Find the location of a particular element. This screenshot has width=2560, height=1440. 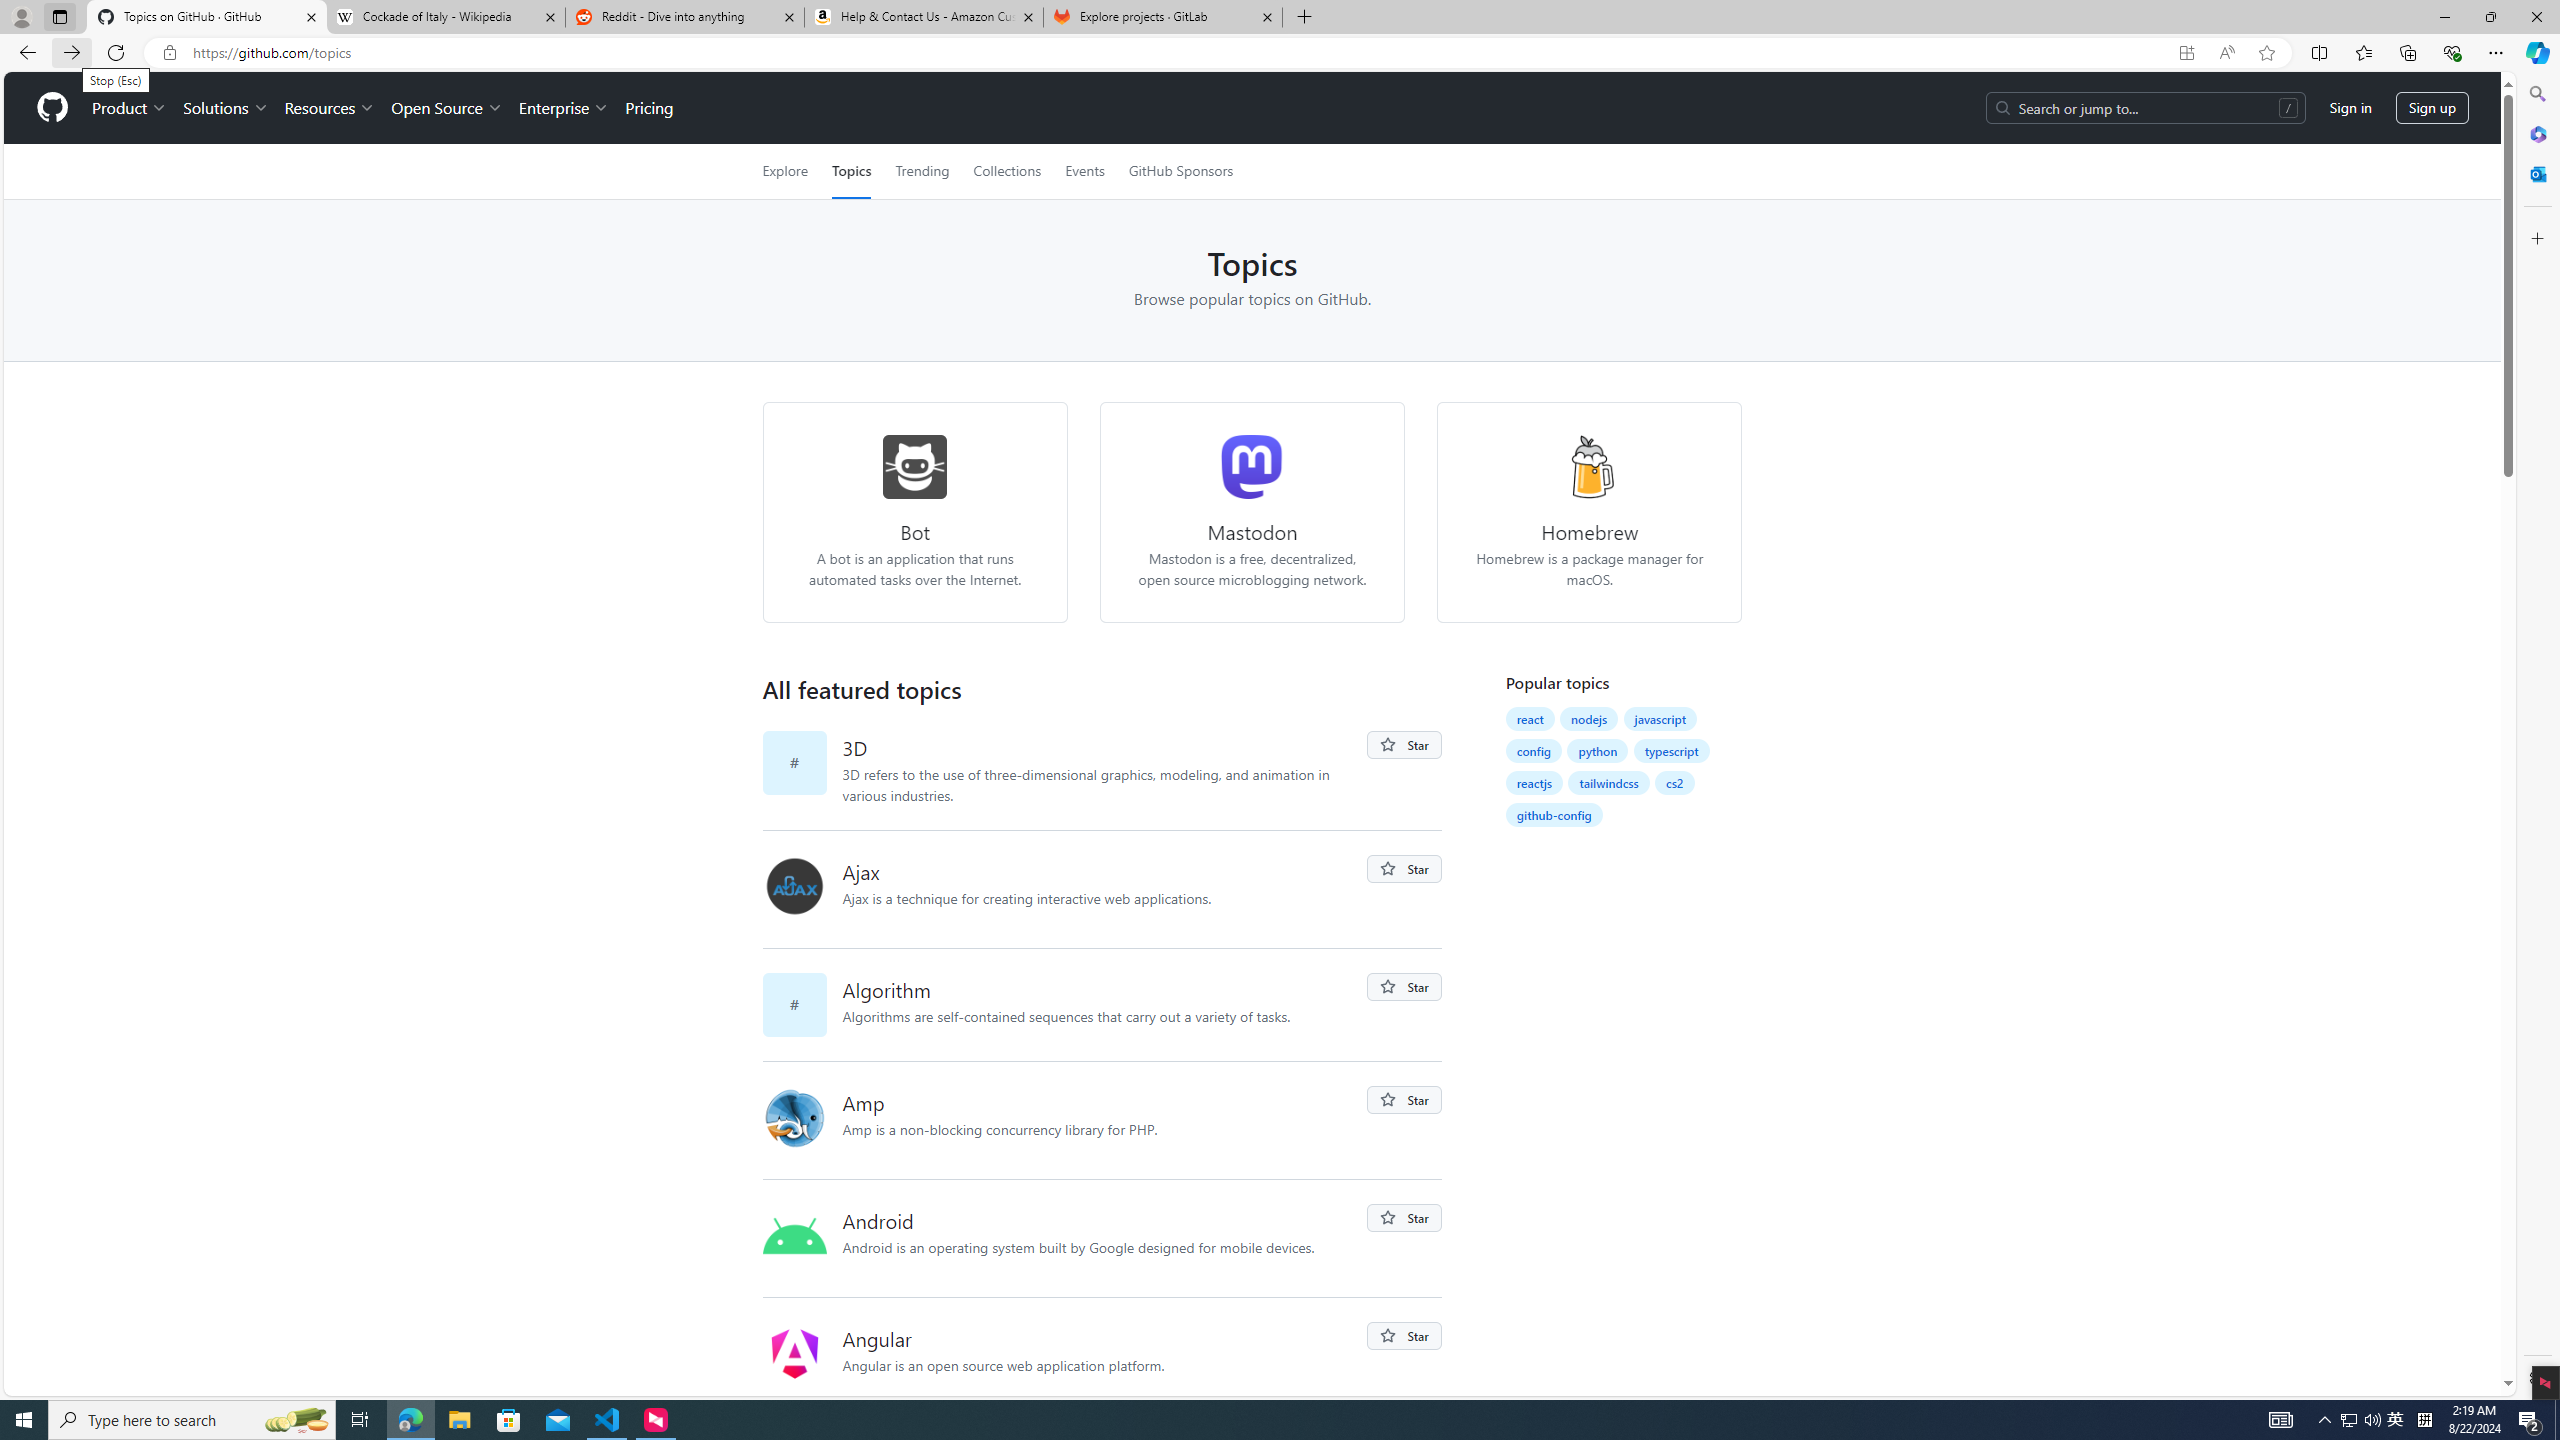

'cs2' is located at coordinates (1675, 782).